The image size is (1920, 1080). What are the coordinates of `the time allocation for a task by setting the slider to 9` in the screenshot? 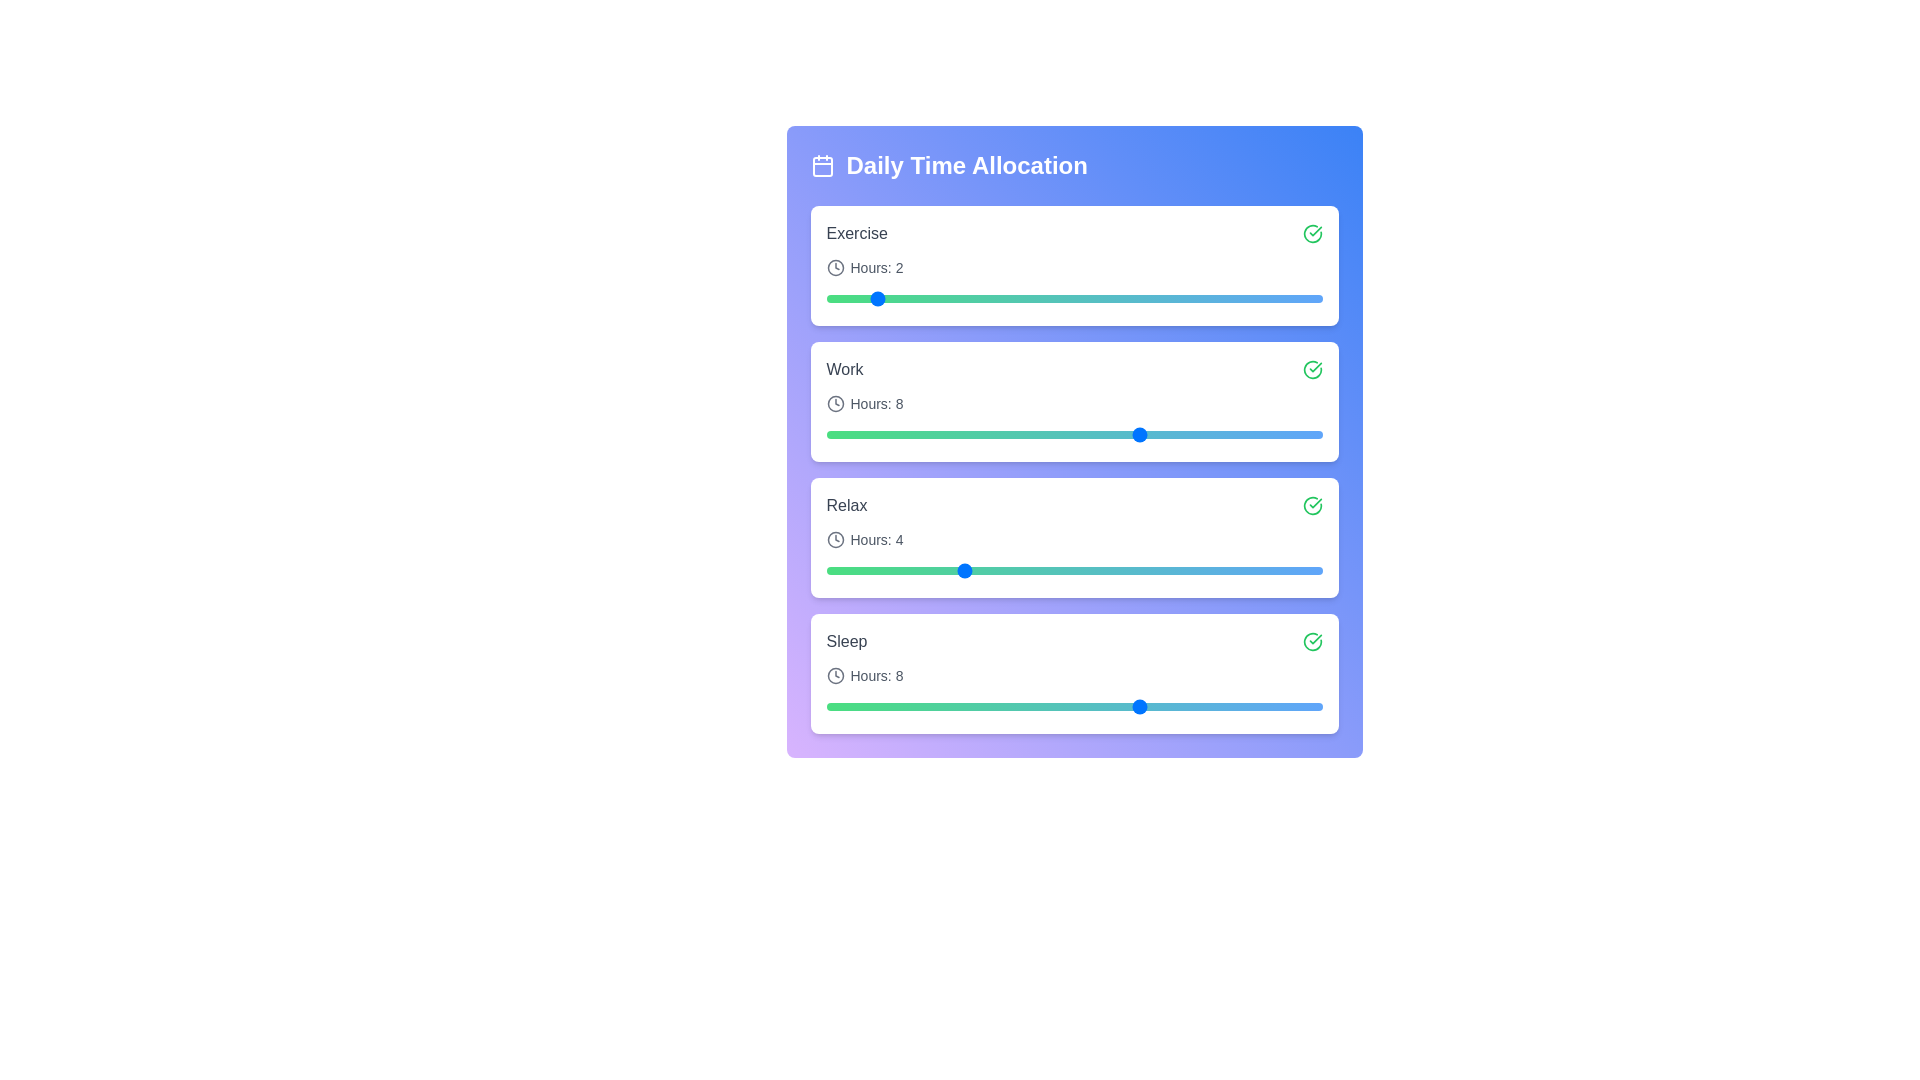 It's located at (1187, 299).